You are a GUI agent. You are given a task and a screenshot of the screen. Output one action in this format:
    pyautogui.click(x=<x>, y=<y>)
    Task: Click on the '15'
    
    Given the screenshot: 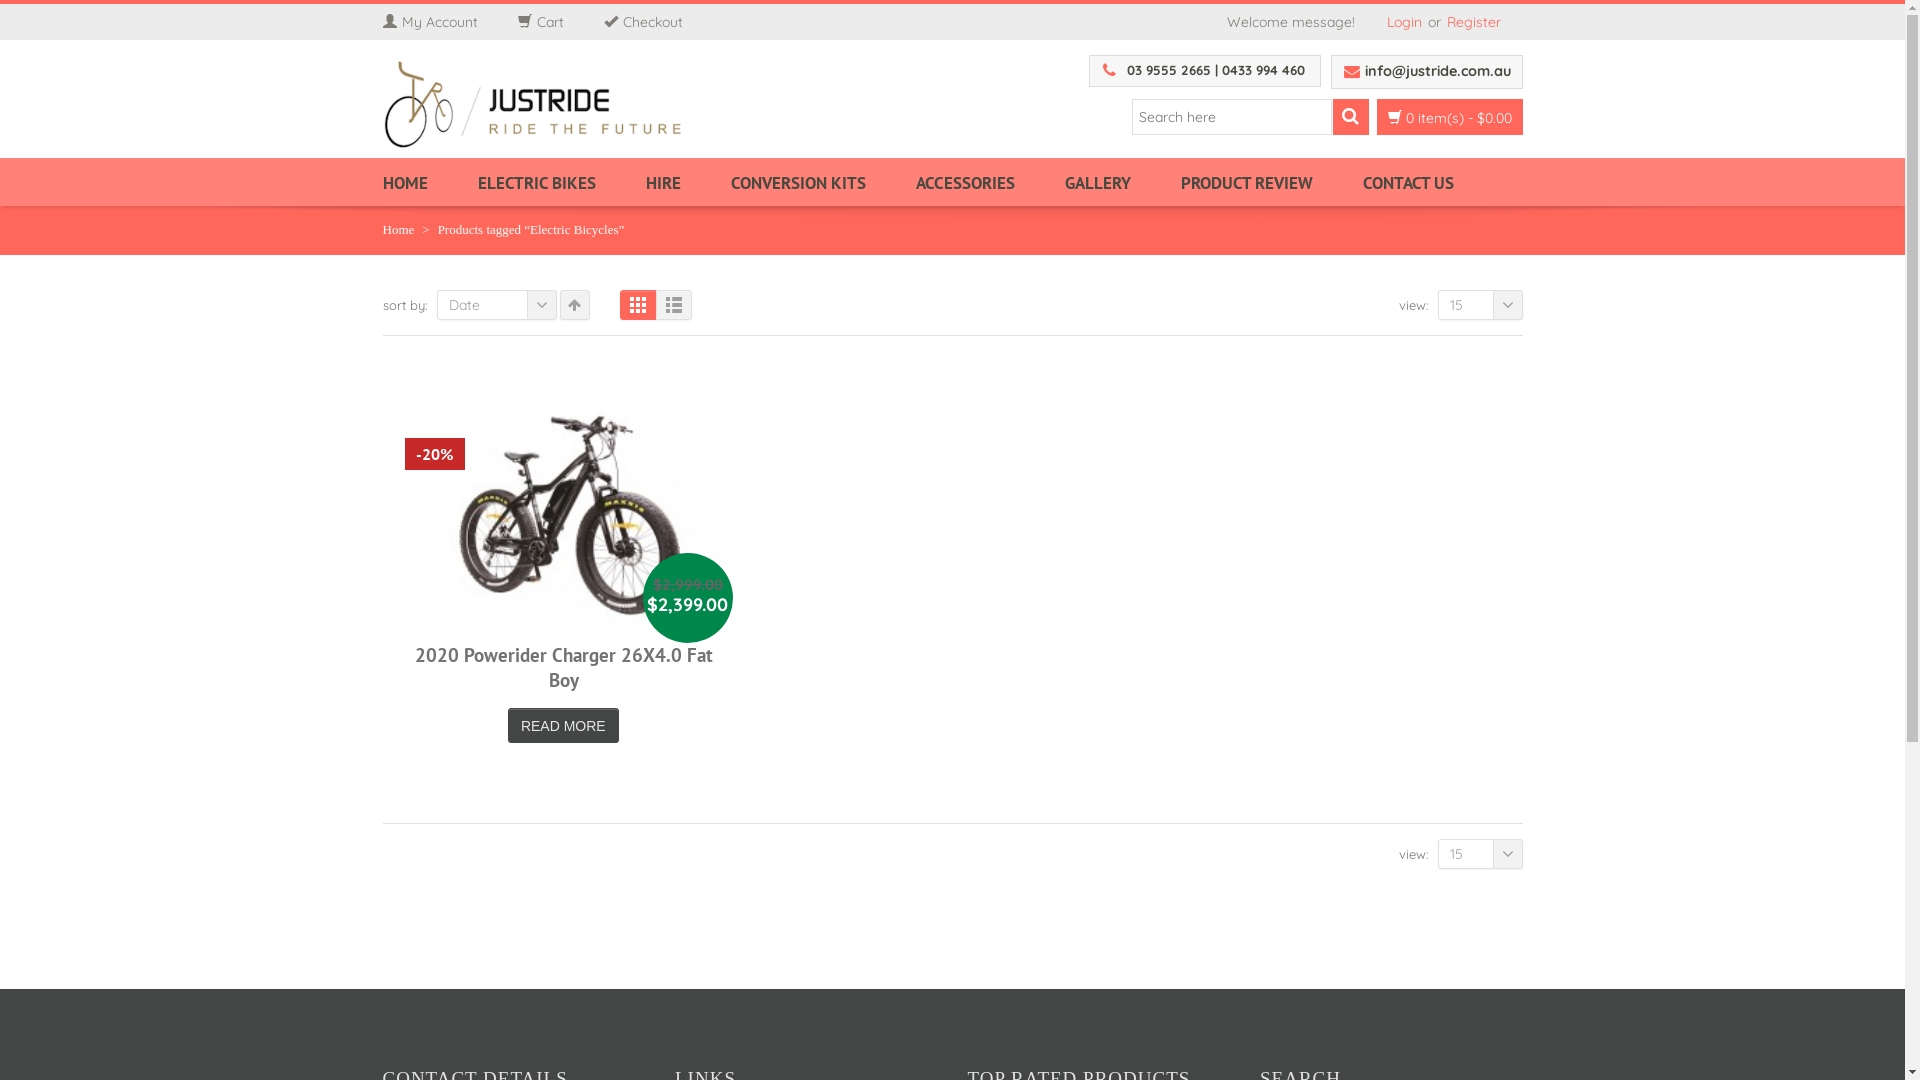 What is the action you would take?
    pyautogui.click(x=1437, y=853)
    